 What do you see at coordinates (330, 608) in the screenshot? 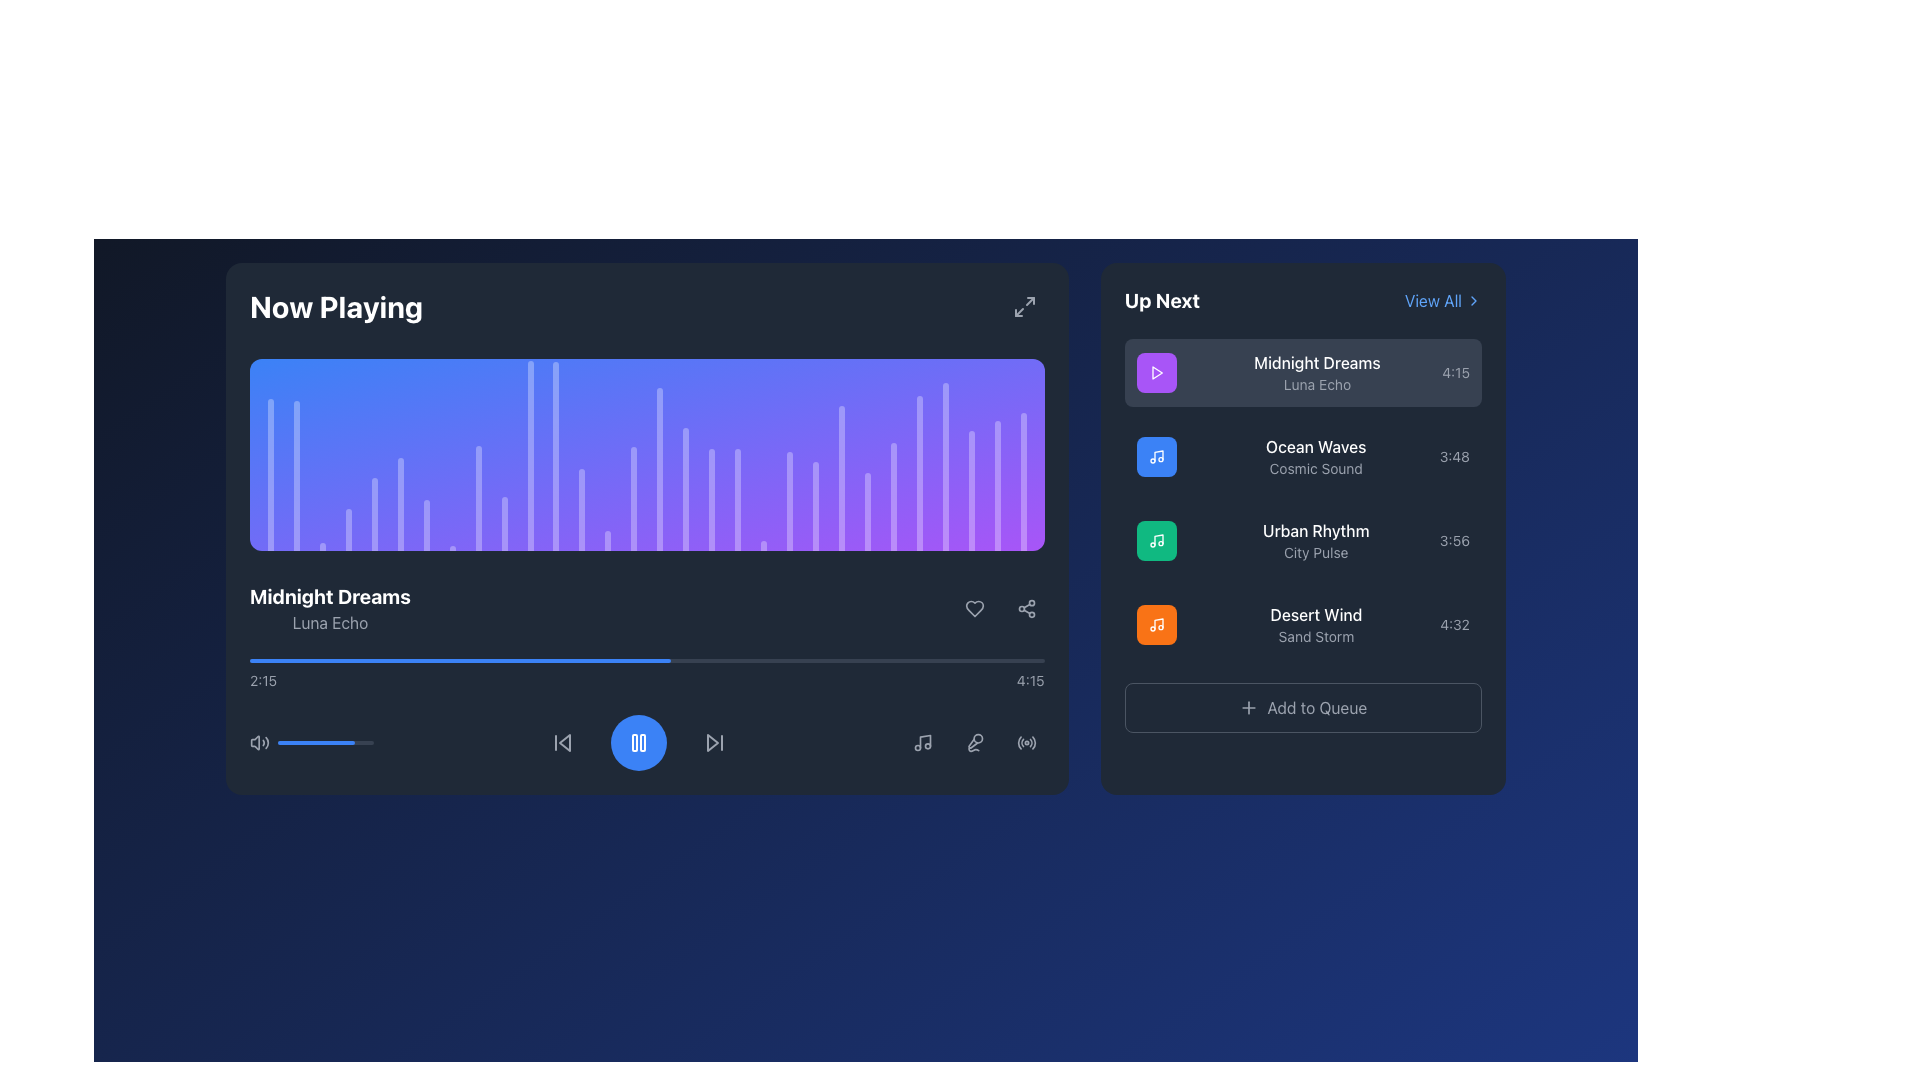
I see `the 'Midnight Dreams' text display located in the 'Now Playing' area, which features large bold white font and is positioned under the purple audio visualization graphic` at bounding box center [330, 608].